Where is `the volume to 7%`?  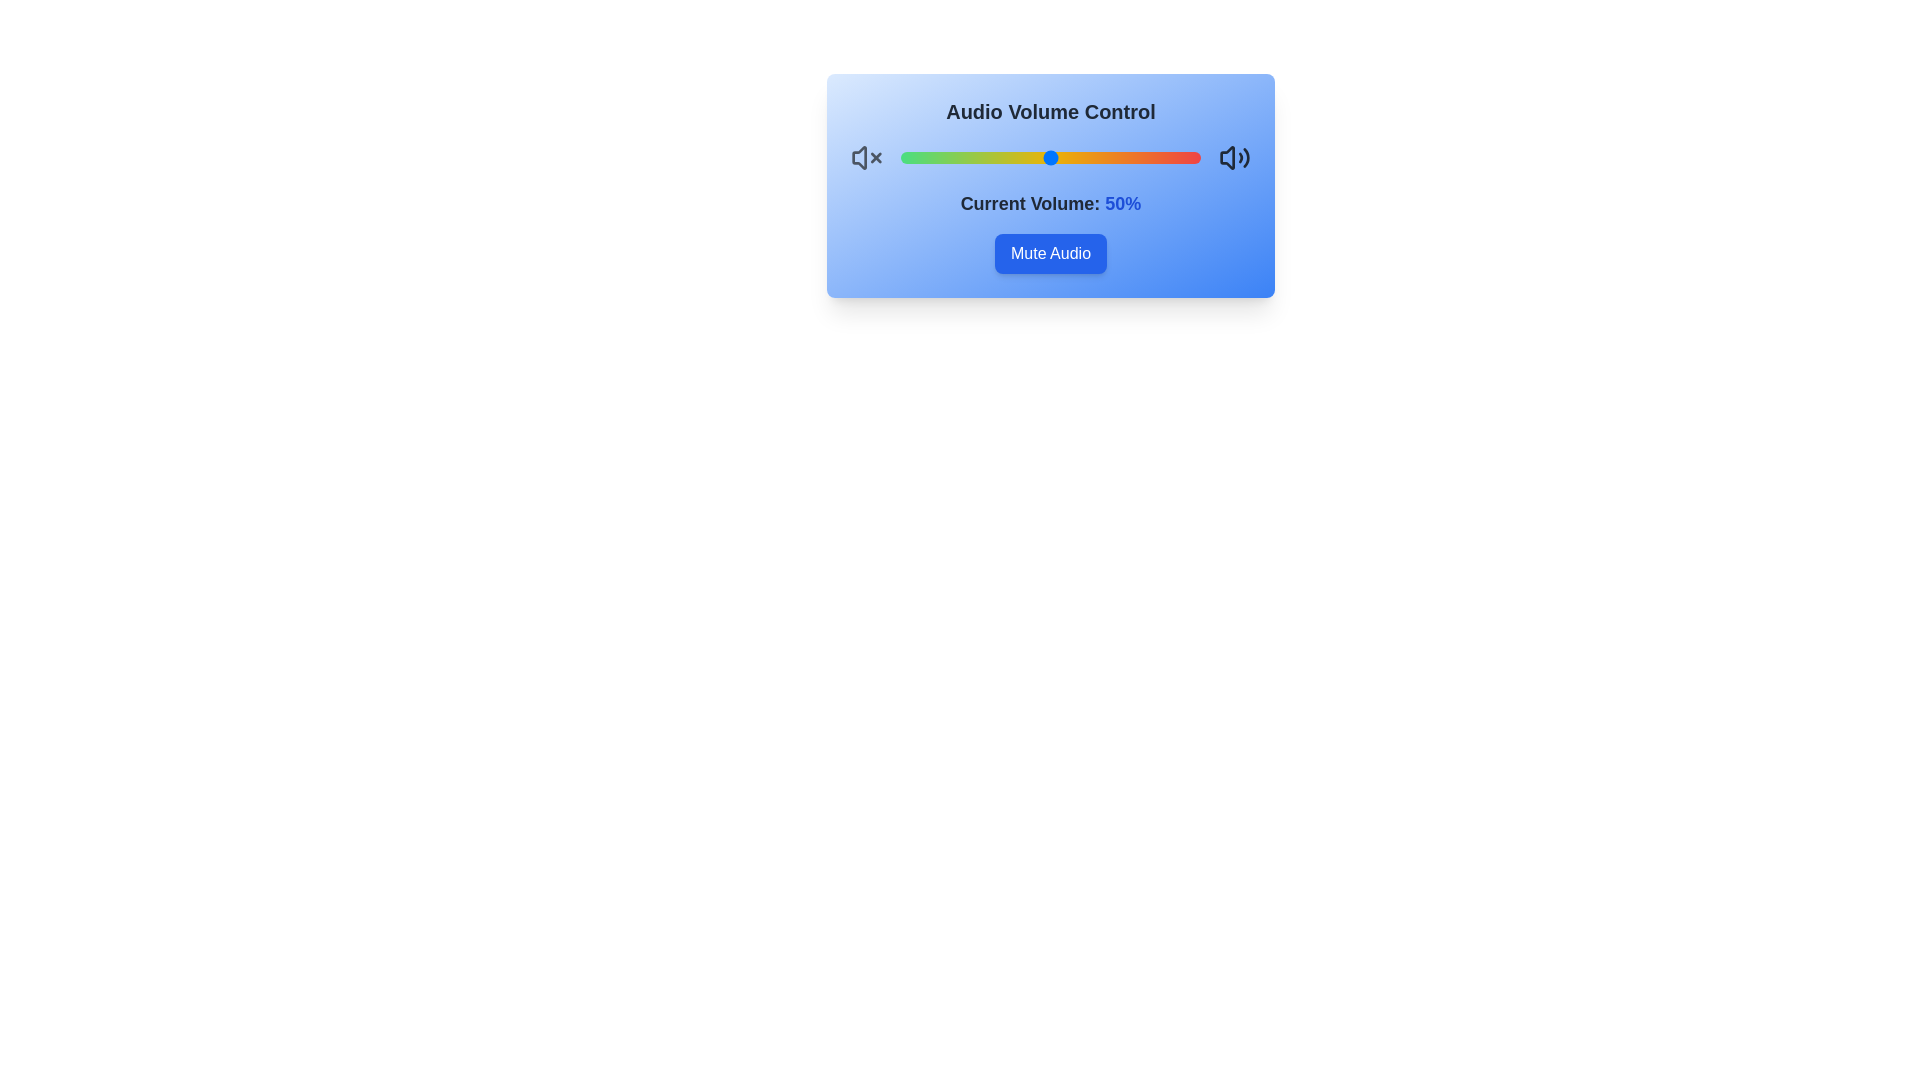
the volume to 7% is located at coordinates (920, 157).